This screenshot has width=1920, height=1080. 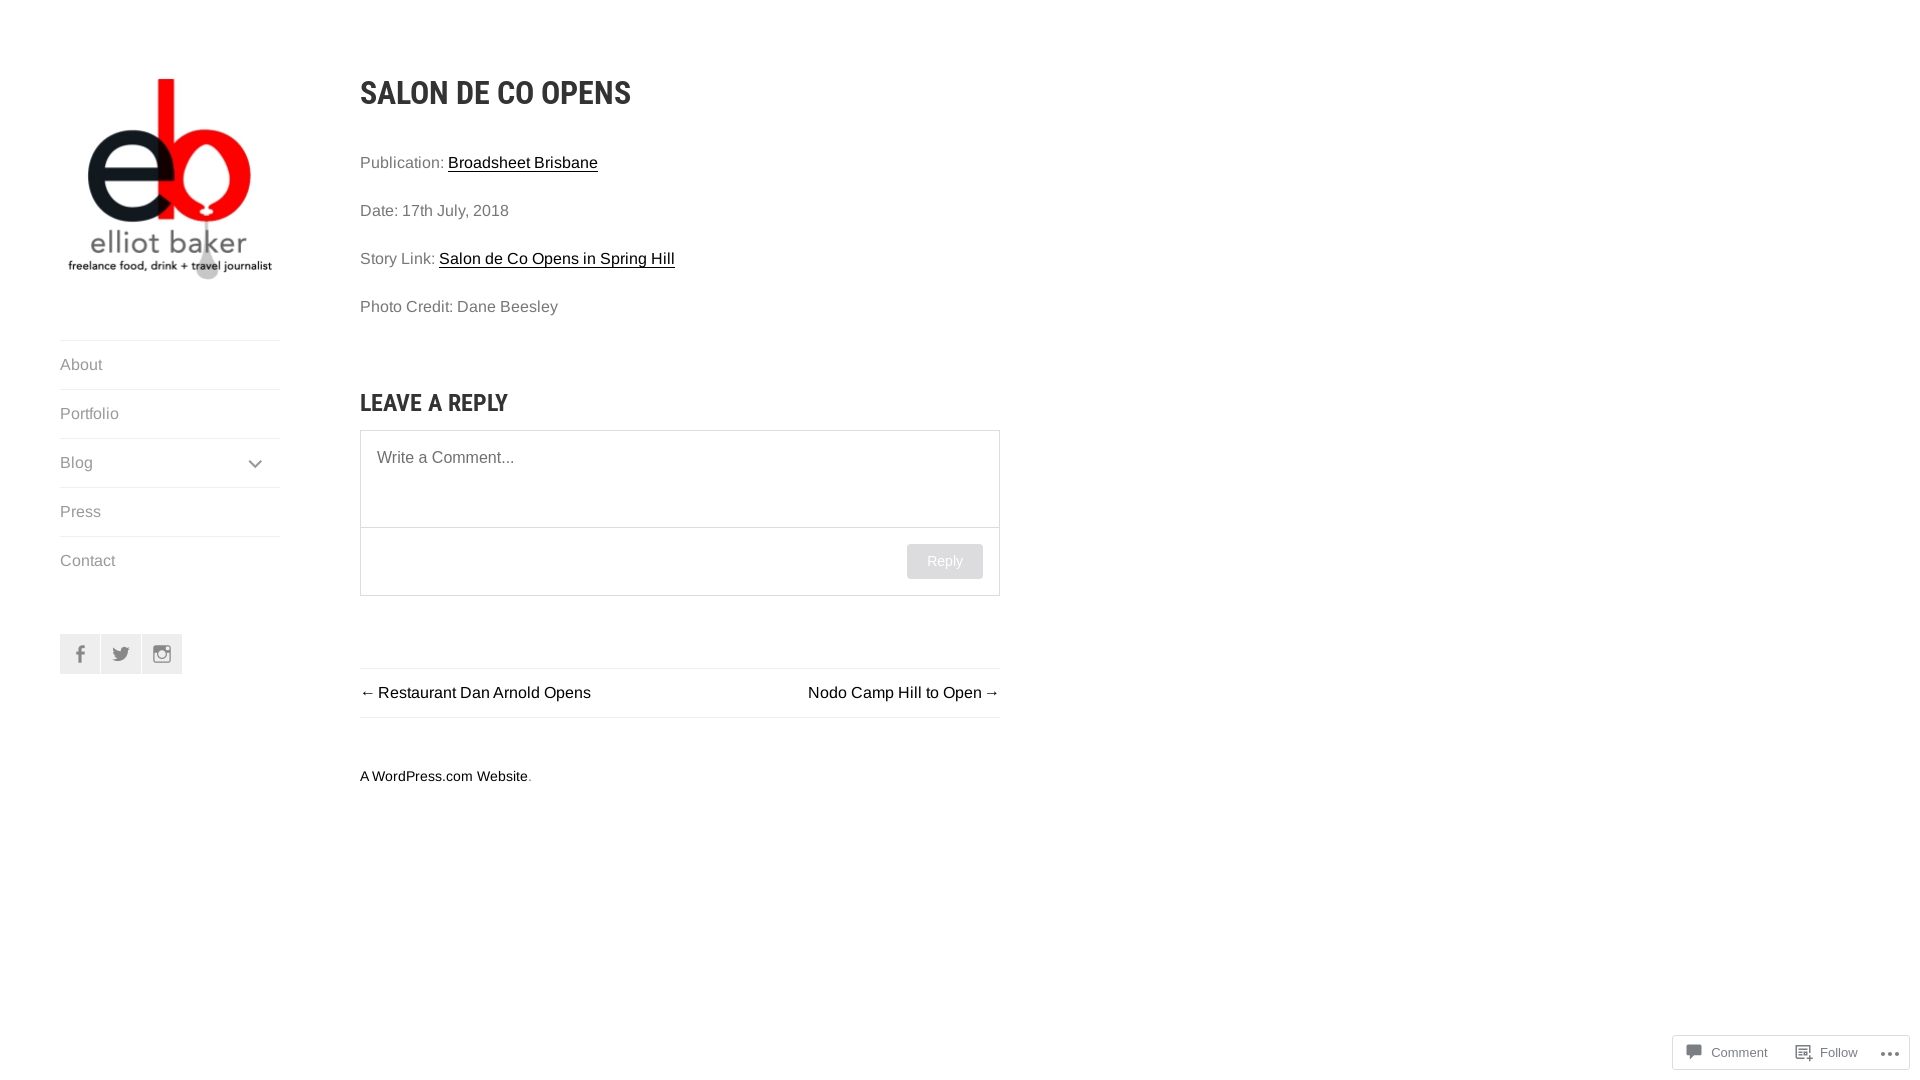 What do you see at coordinates (169, 412) in the screenshot?
I see `'Portfolio'` at bounding box center [169, 412].